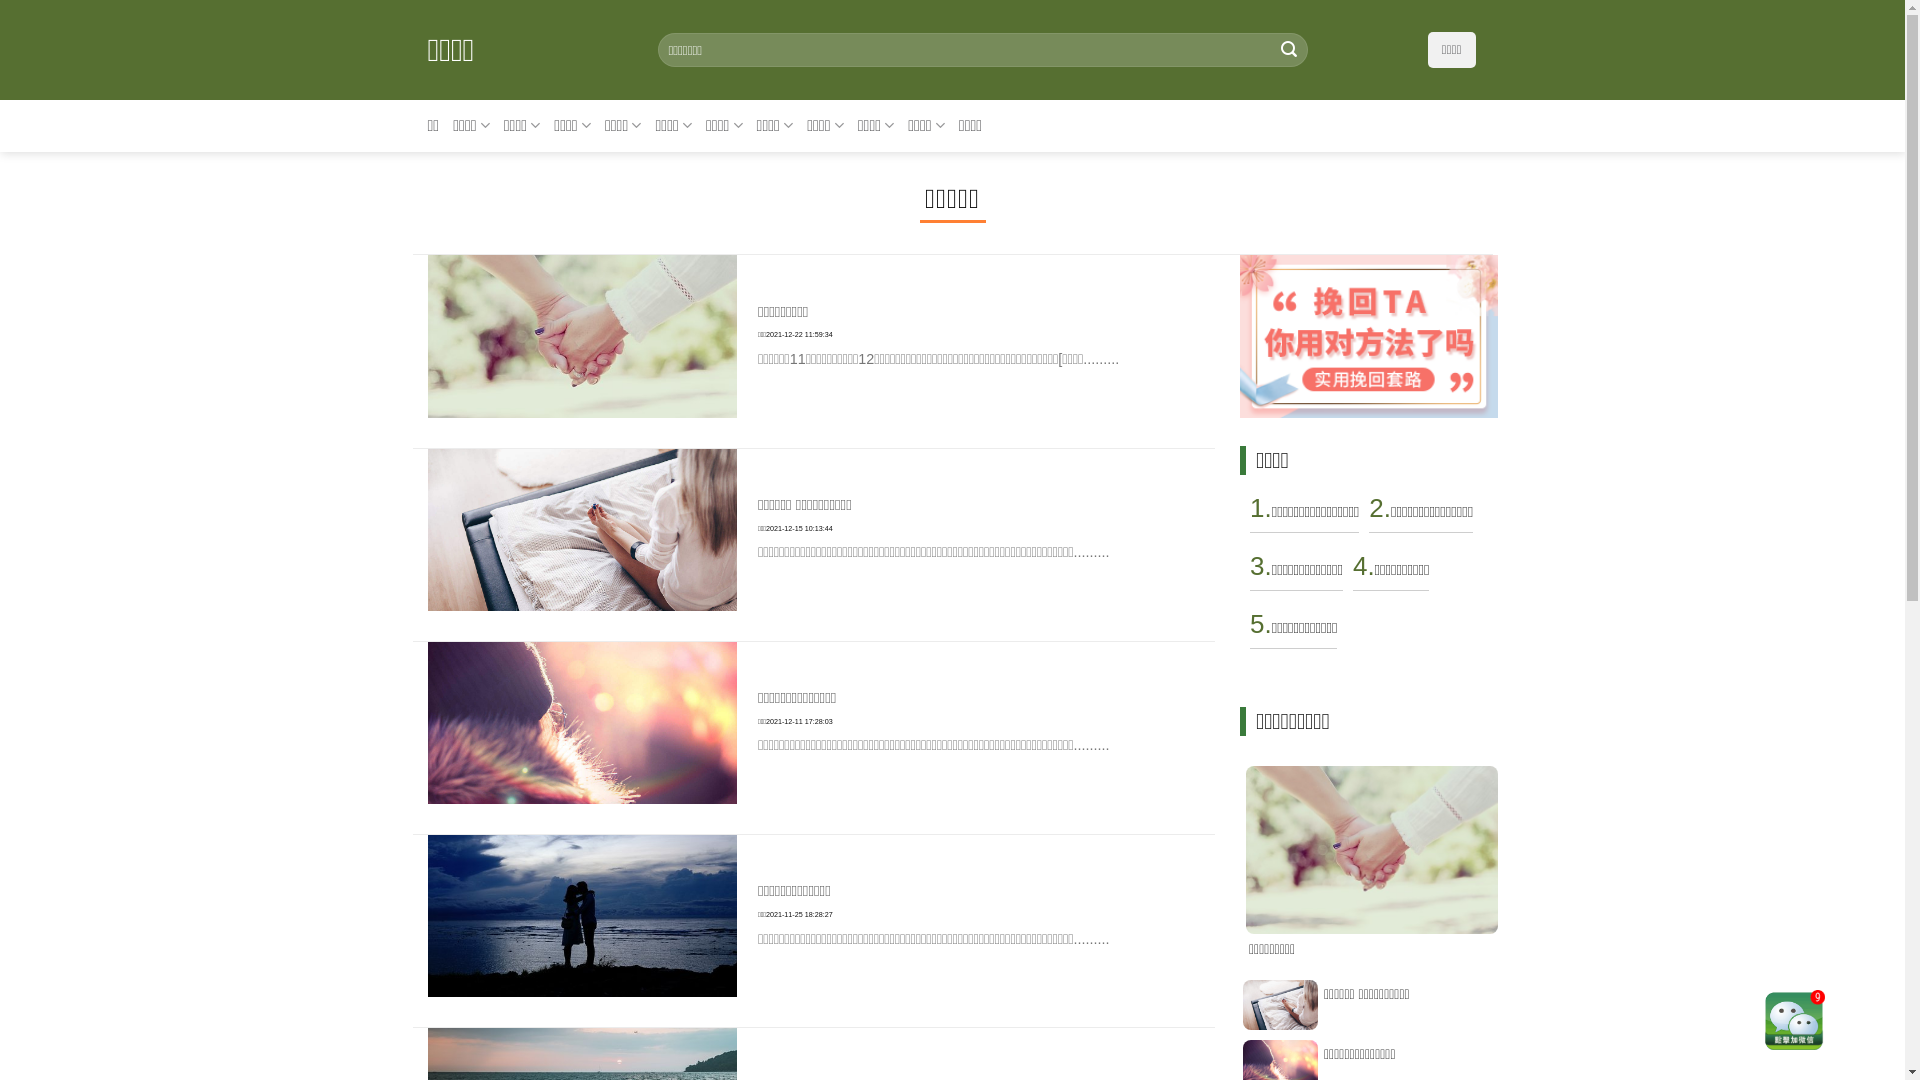 The width and height of the screenshot is (1920, 1080). What do you see at coordinates (0, 0) in the screenshot?
I see `'Skip to content'` at bounding box center [0, 0].